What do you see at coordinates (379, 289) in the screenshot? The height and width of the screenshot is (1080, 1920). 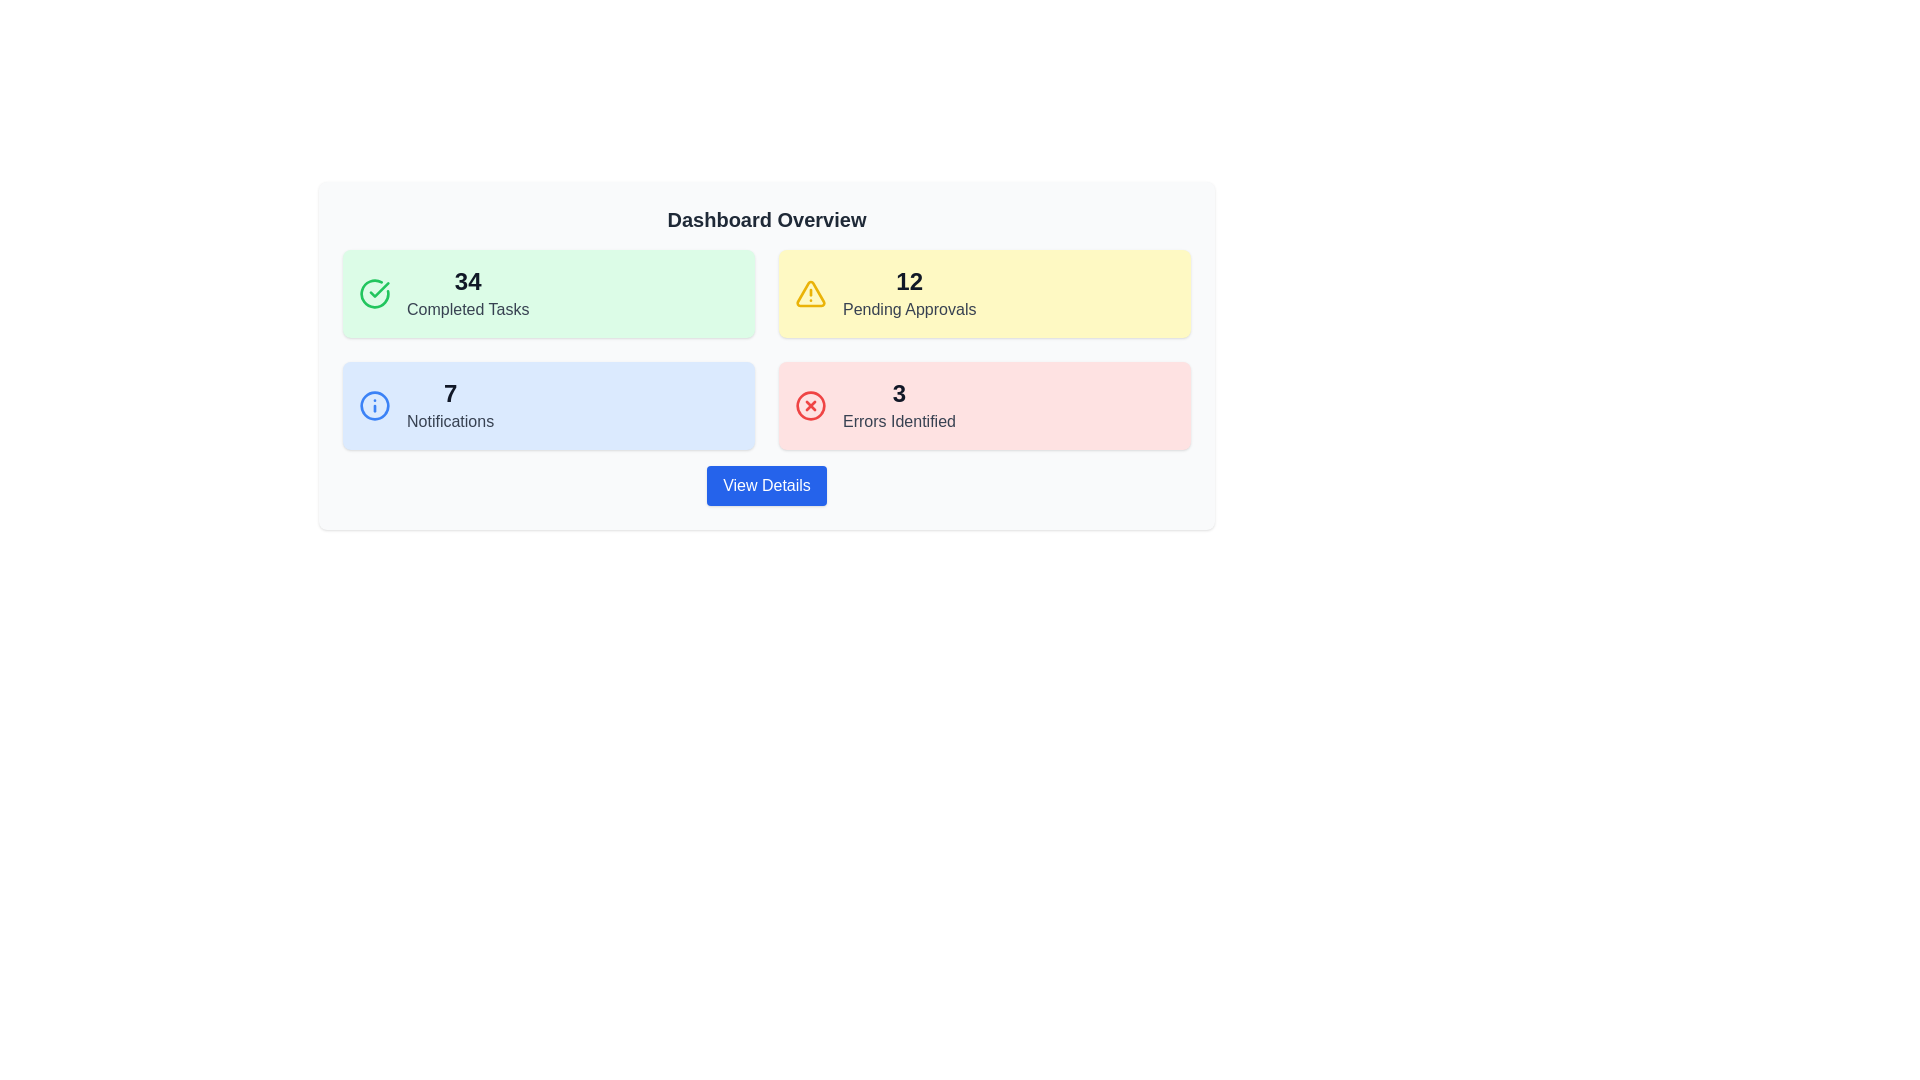 I see `the green checkmark icon indicating completed tasks for additional actions` at bounding box center [379, 289].